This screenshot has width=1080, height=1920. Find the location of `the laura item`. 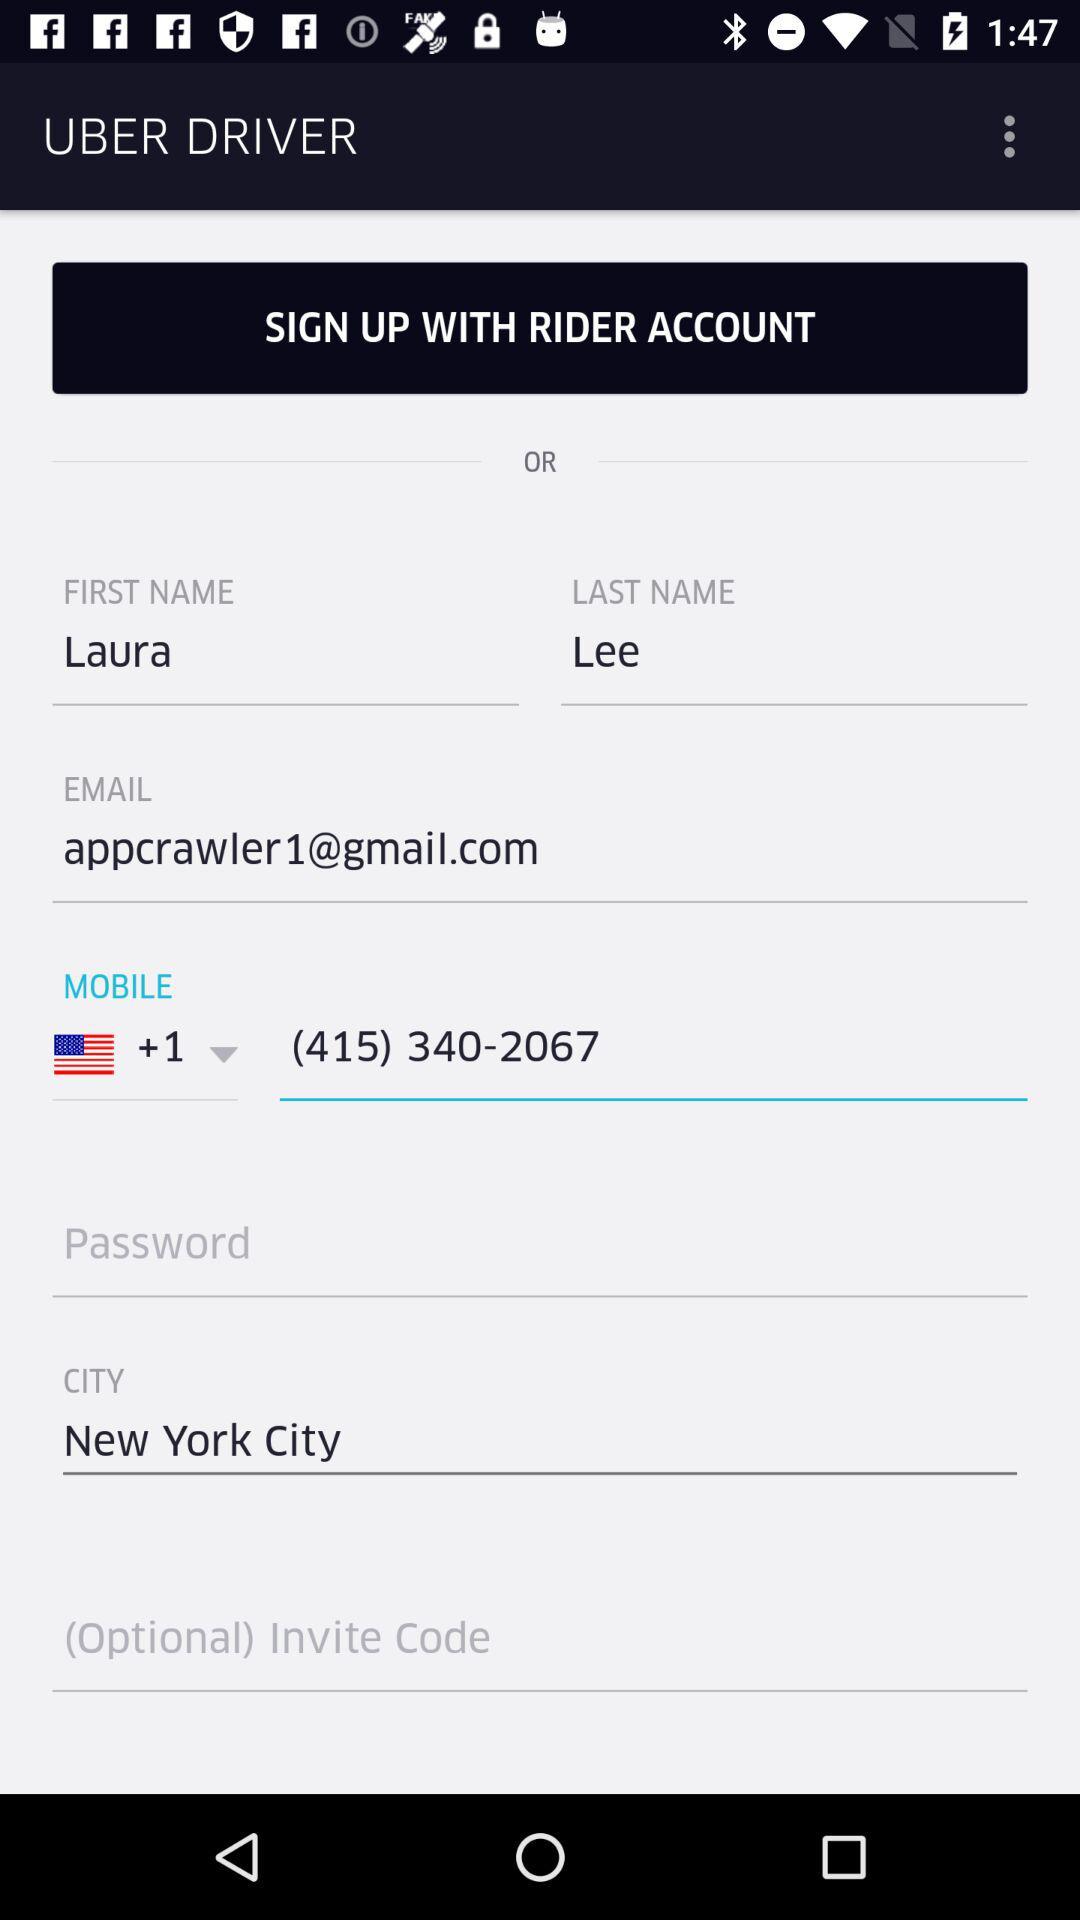

the laura item is located at coordinates (285, 660).